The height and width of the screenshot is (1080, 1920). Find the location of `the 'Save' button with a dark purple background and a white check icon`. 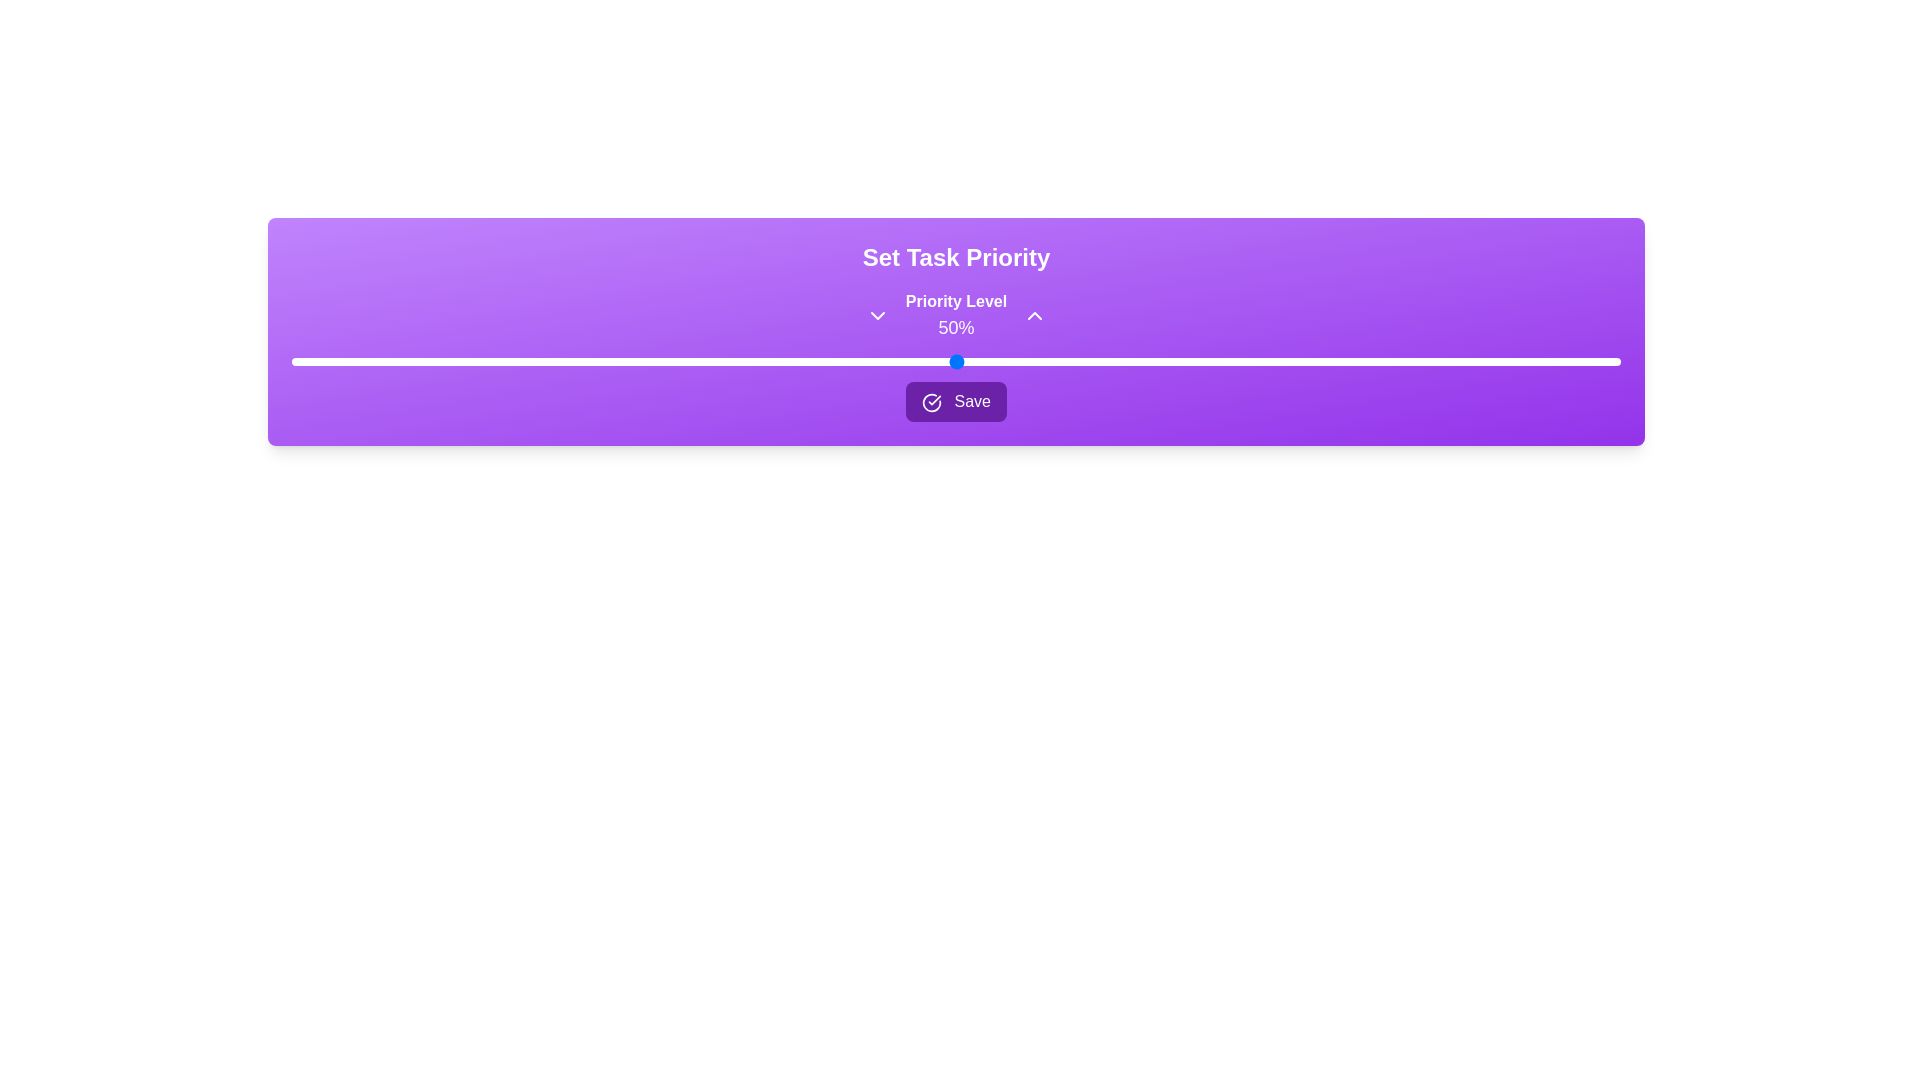

the 'Save' button with a dark purple background and a white check icon is located at coordinates (955, 401).